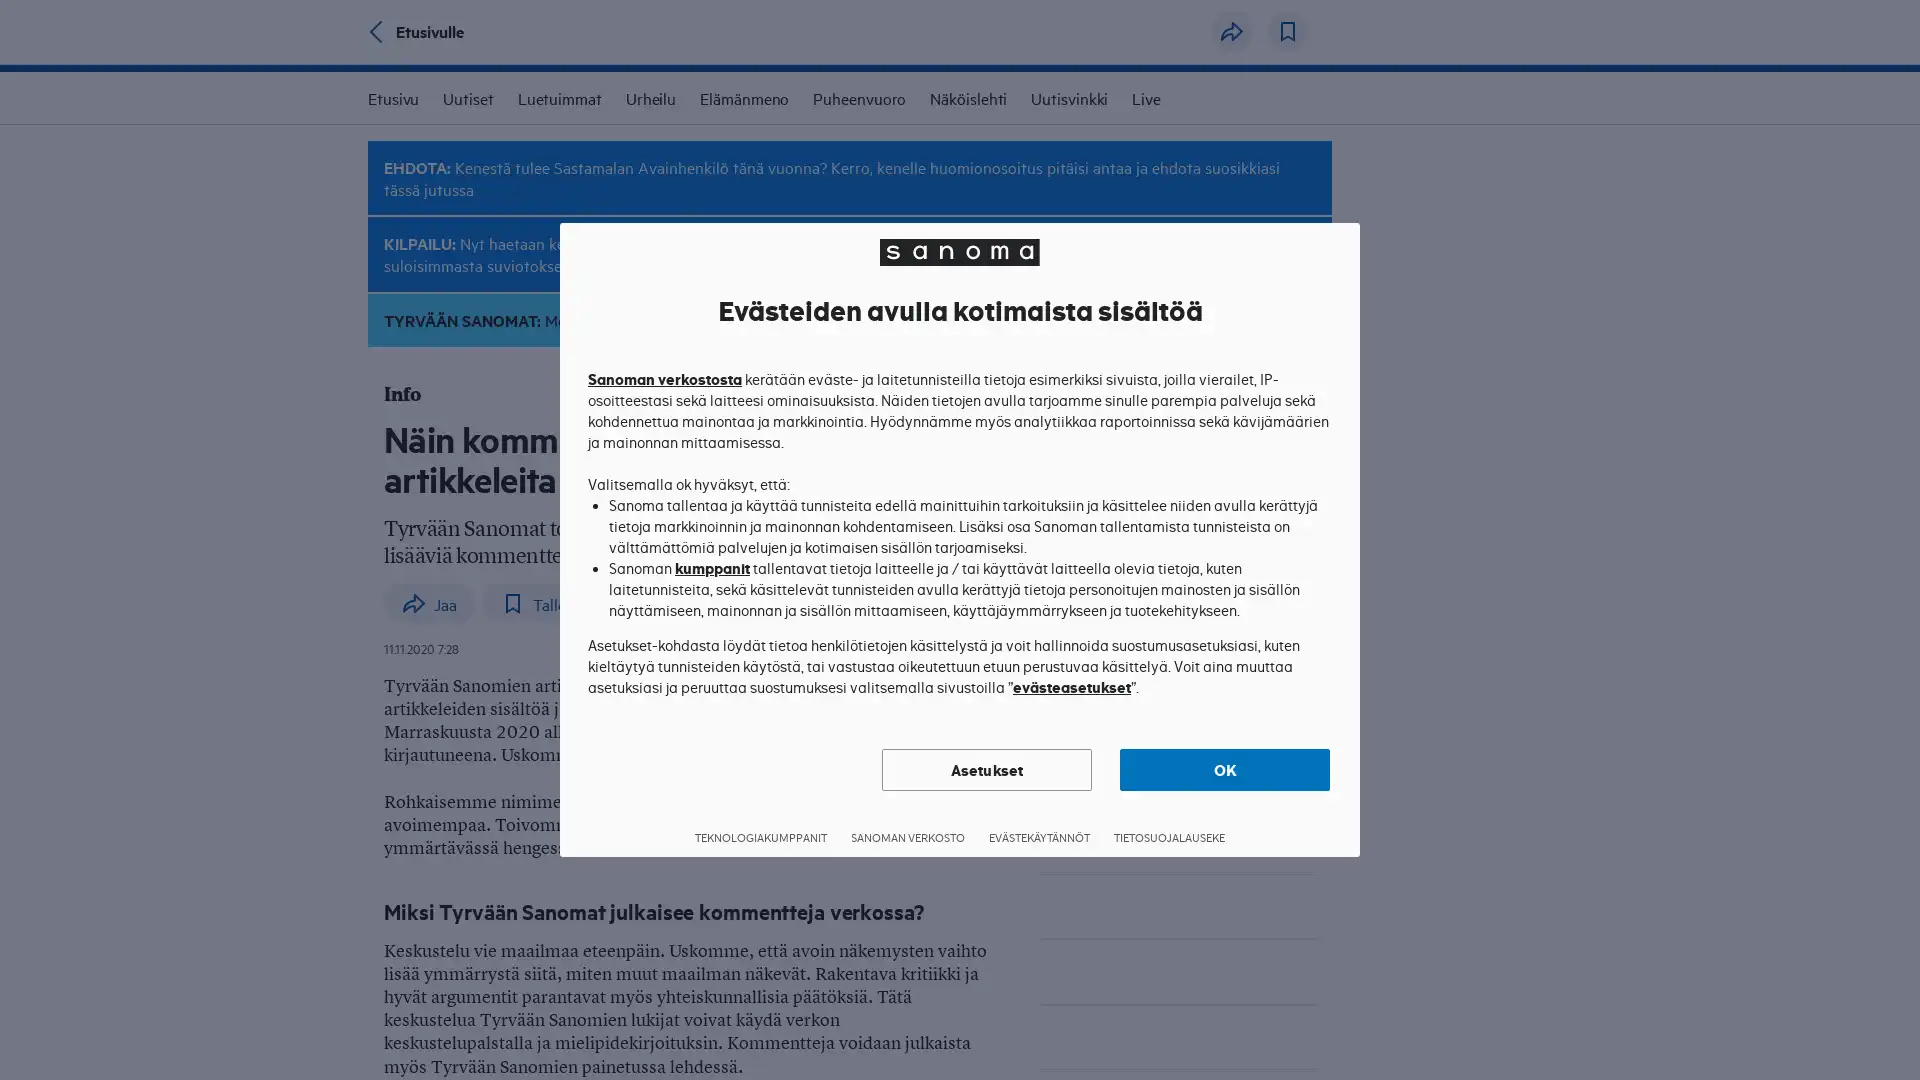 The height and width of the screenshot is (1080, 1920). What do you see at coordinates (546, 603) in the screenshot?
I see `Tallenna` at bounding box center [546, 603].